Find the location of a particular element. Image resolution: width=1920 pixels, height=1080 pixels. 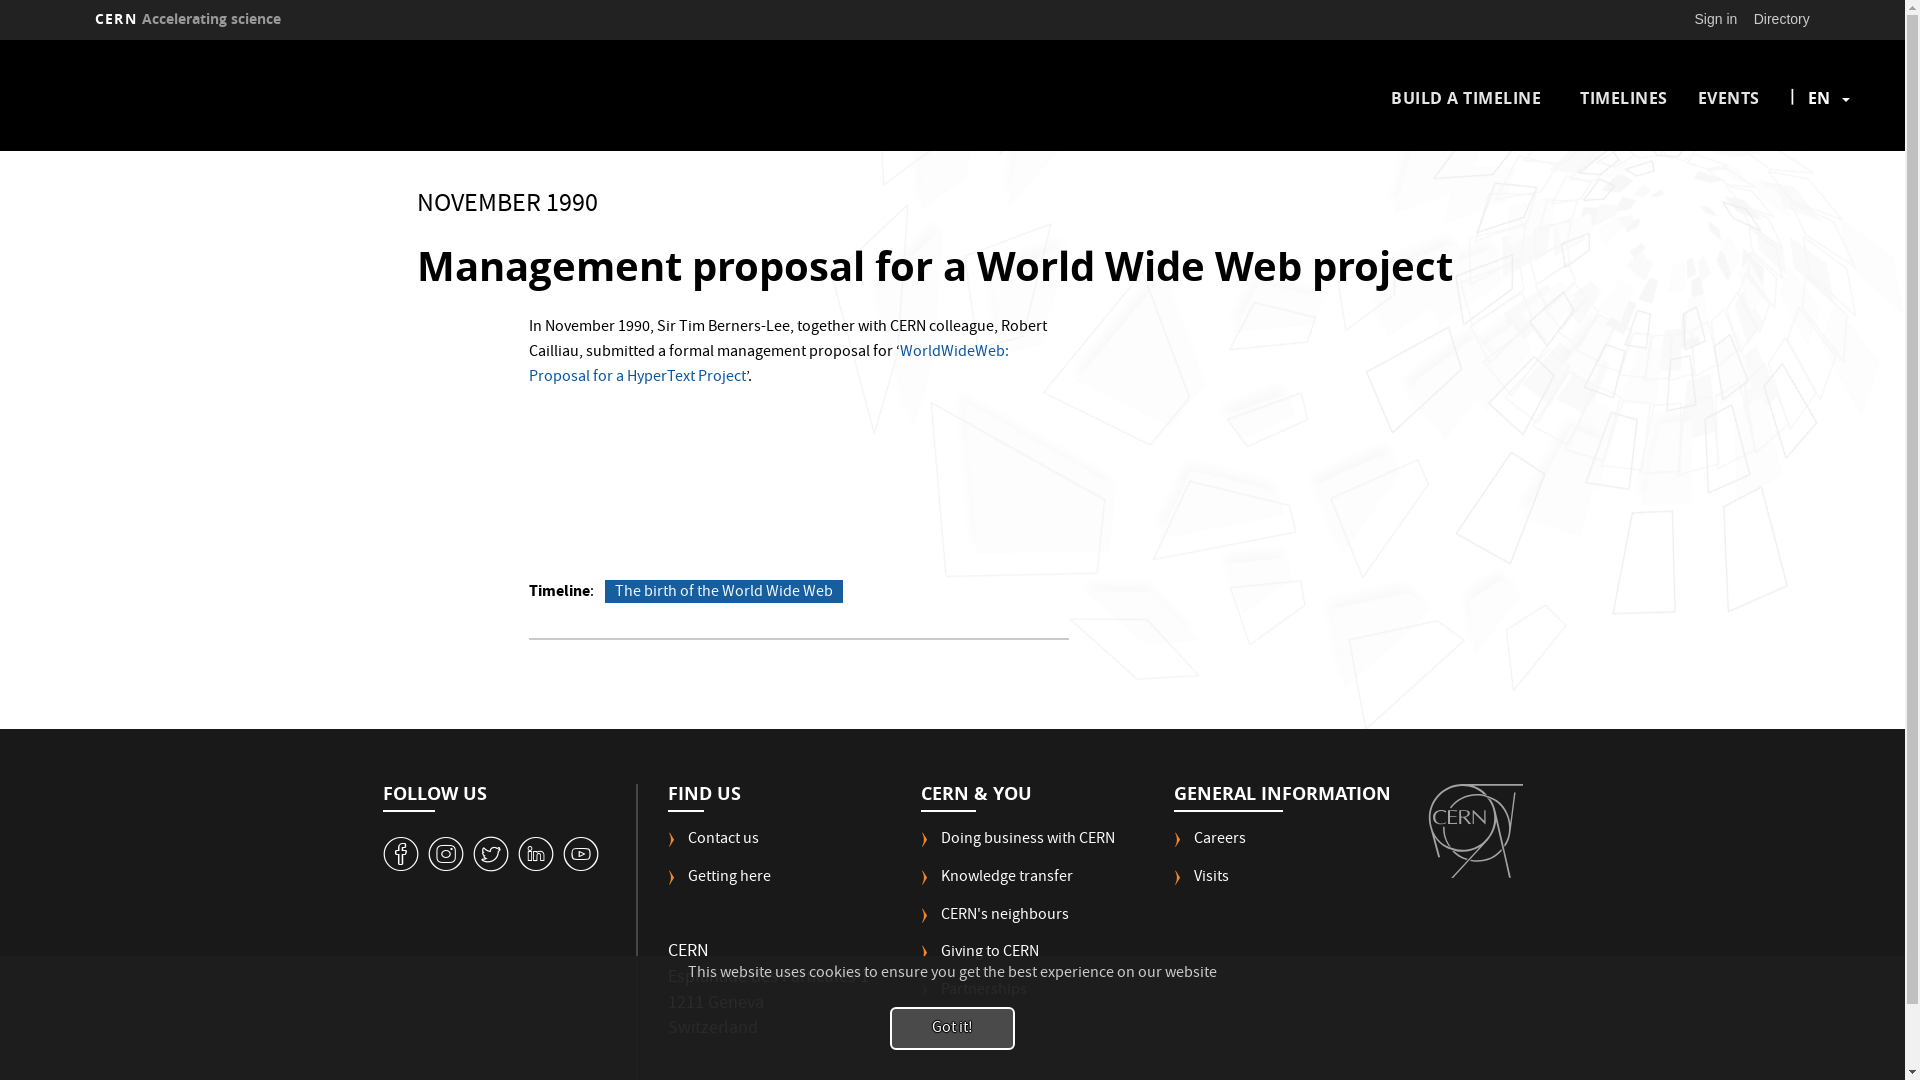

'BUILD A TIMELINE' is located at coordinates (1465, 97).